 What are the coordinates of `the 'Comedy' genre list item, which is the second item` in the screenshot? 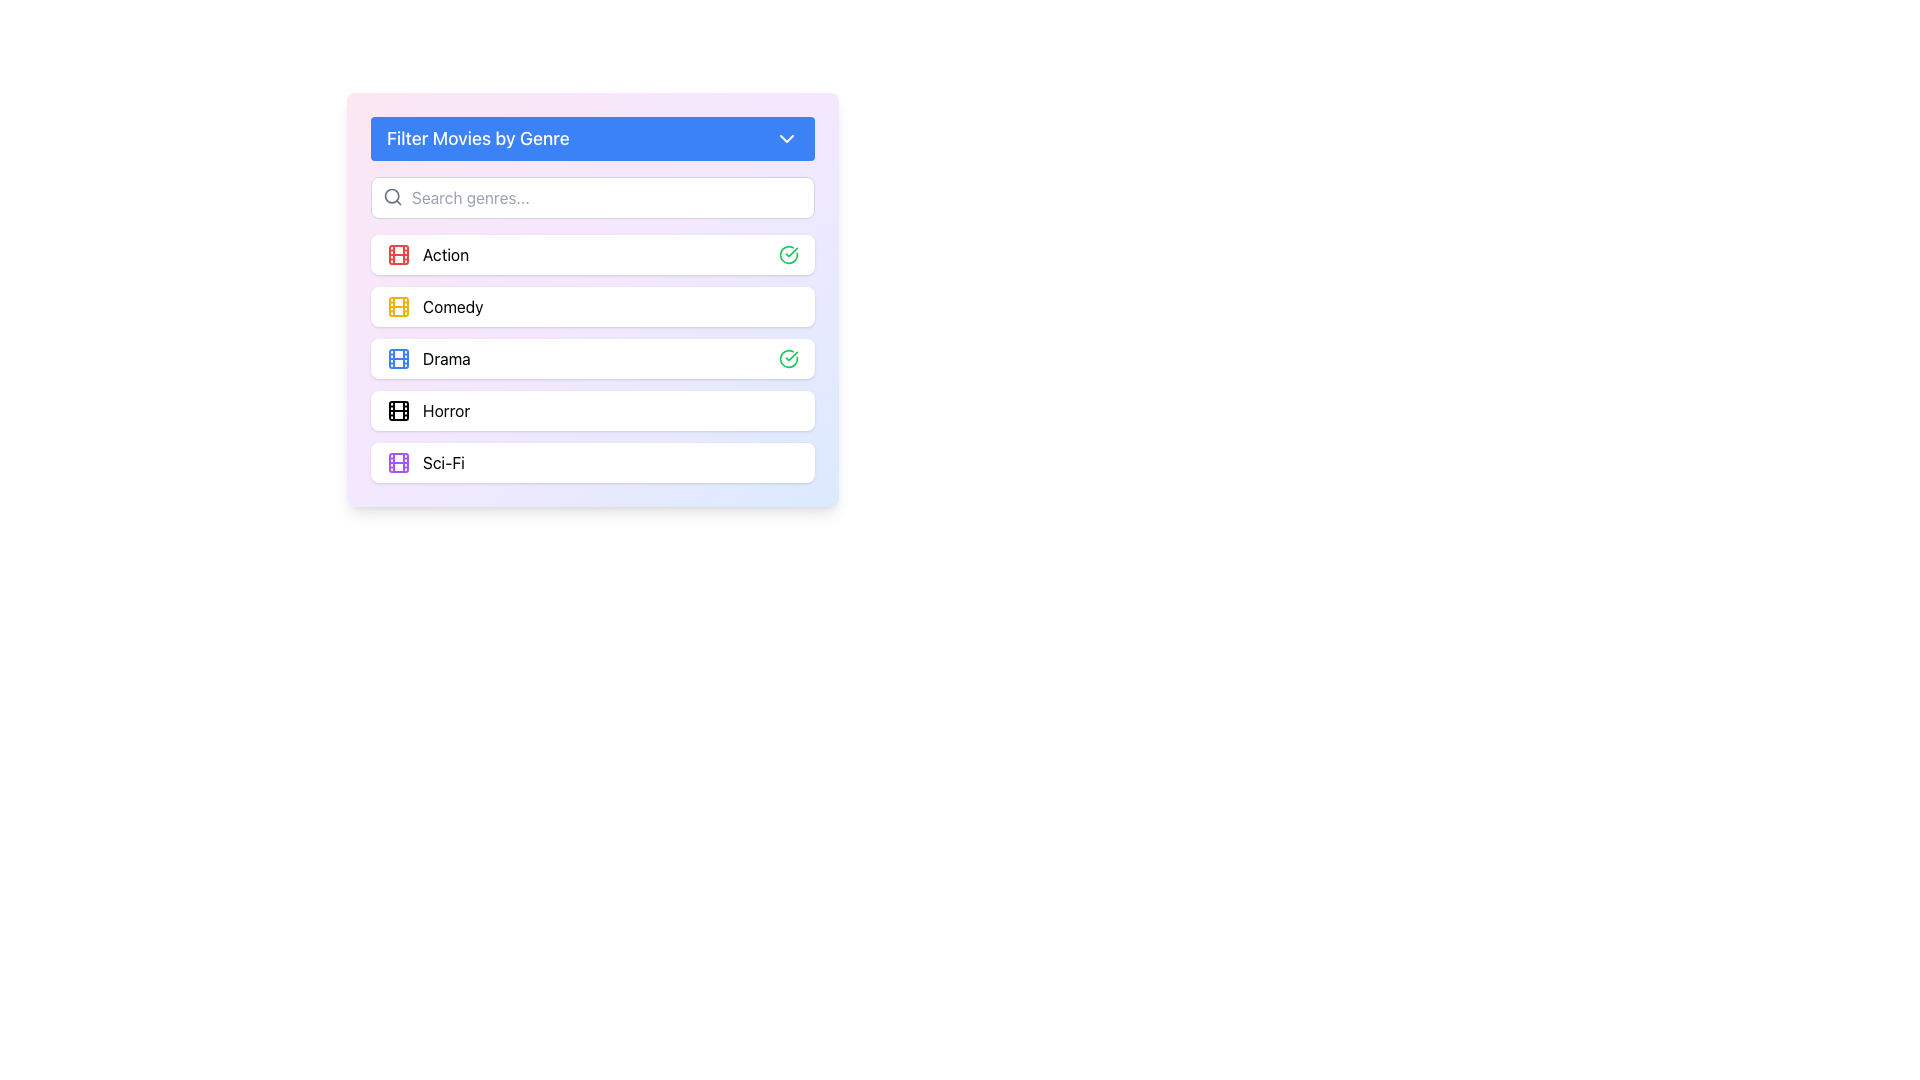 It's located at (592, 300).